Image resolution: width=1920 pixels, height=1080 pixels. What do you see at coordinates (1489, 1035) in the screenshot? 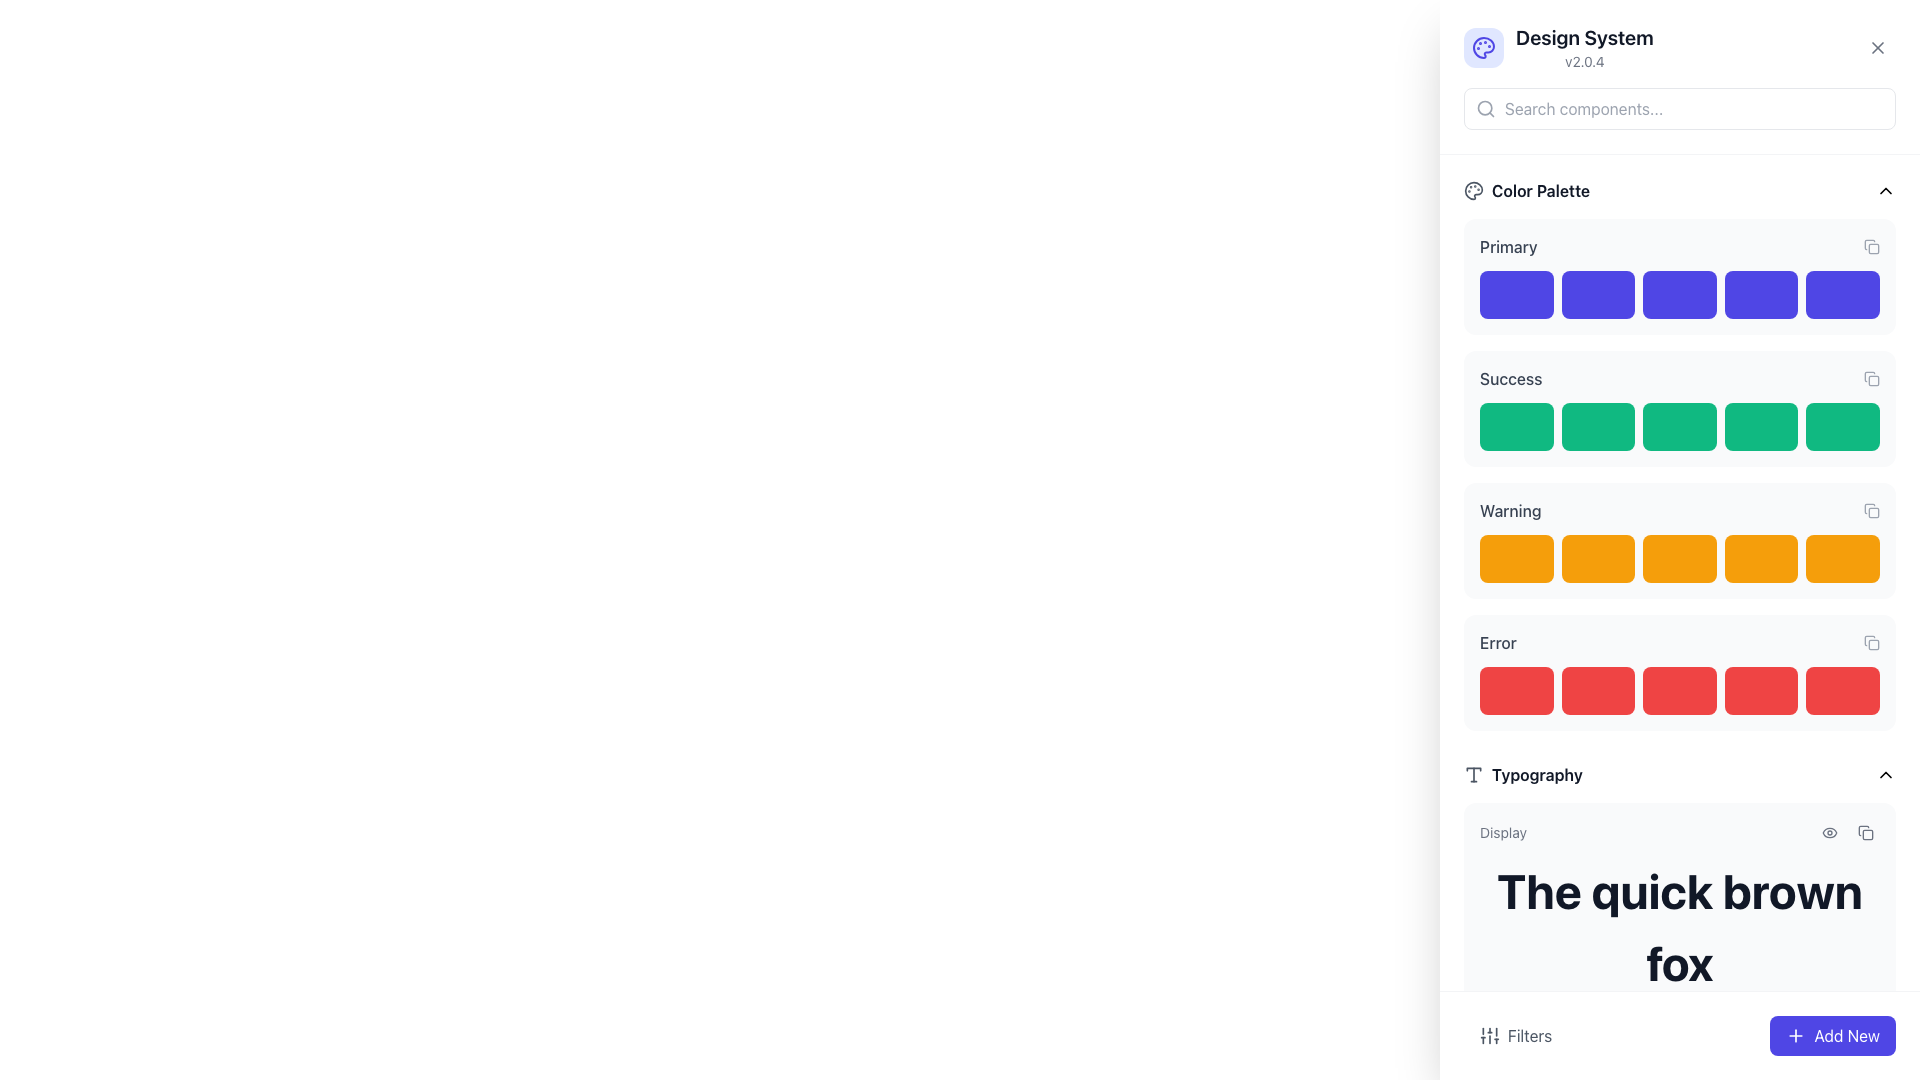
I see `the 'Filters' button, which contains an icon depicting vertical sliders for audio or settings adjustments` at bounding box center [1489, 1035].